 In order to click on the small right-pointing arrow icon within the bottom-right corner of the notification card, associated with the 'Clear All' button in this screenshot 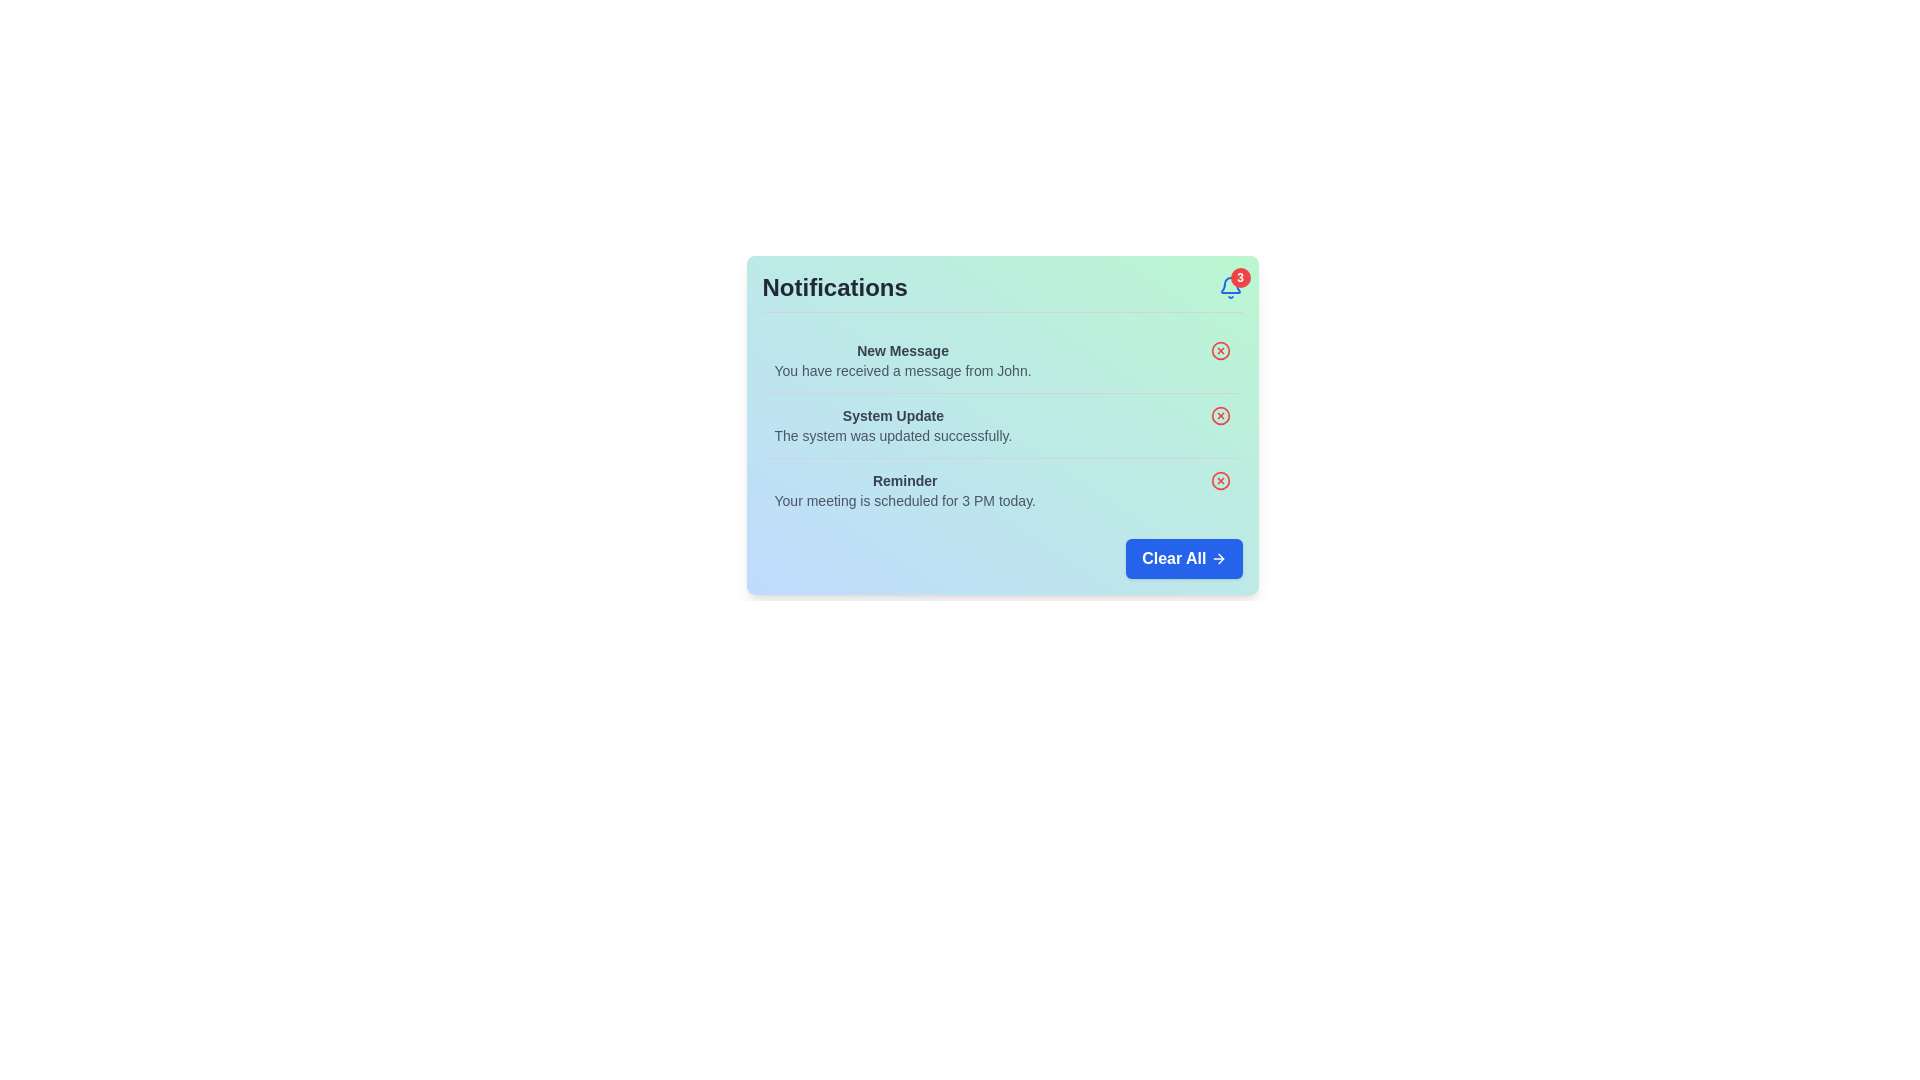, I will do `click(1219, 559)`.